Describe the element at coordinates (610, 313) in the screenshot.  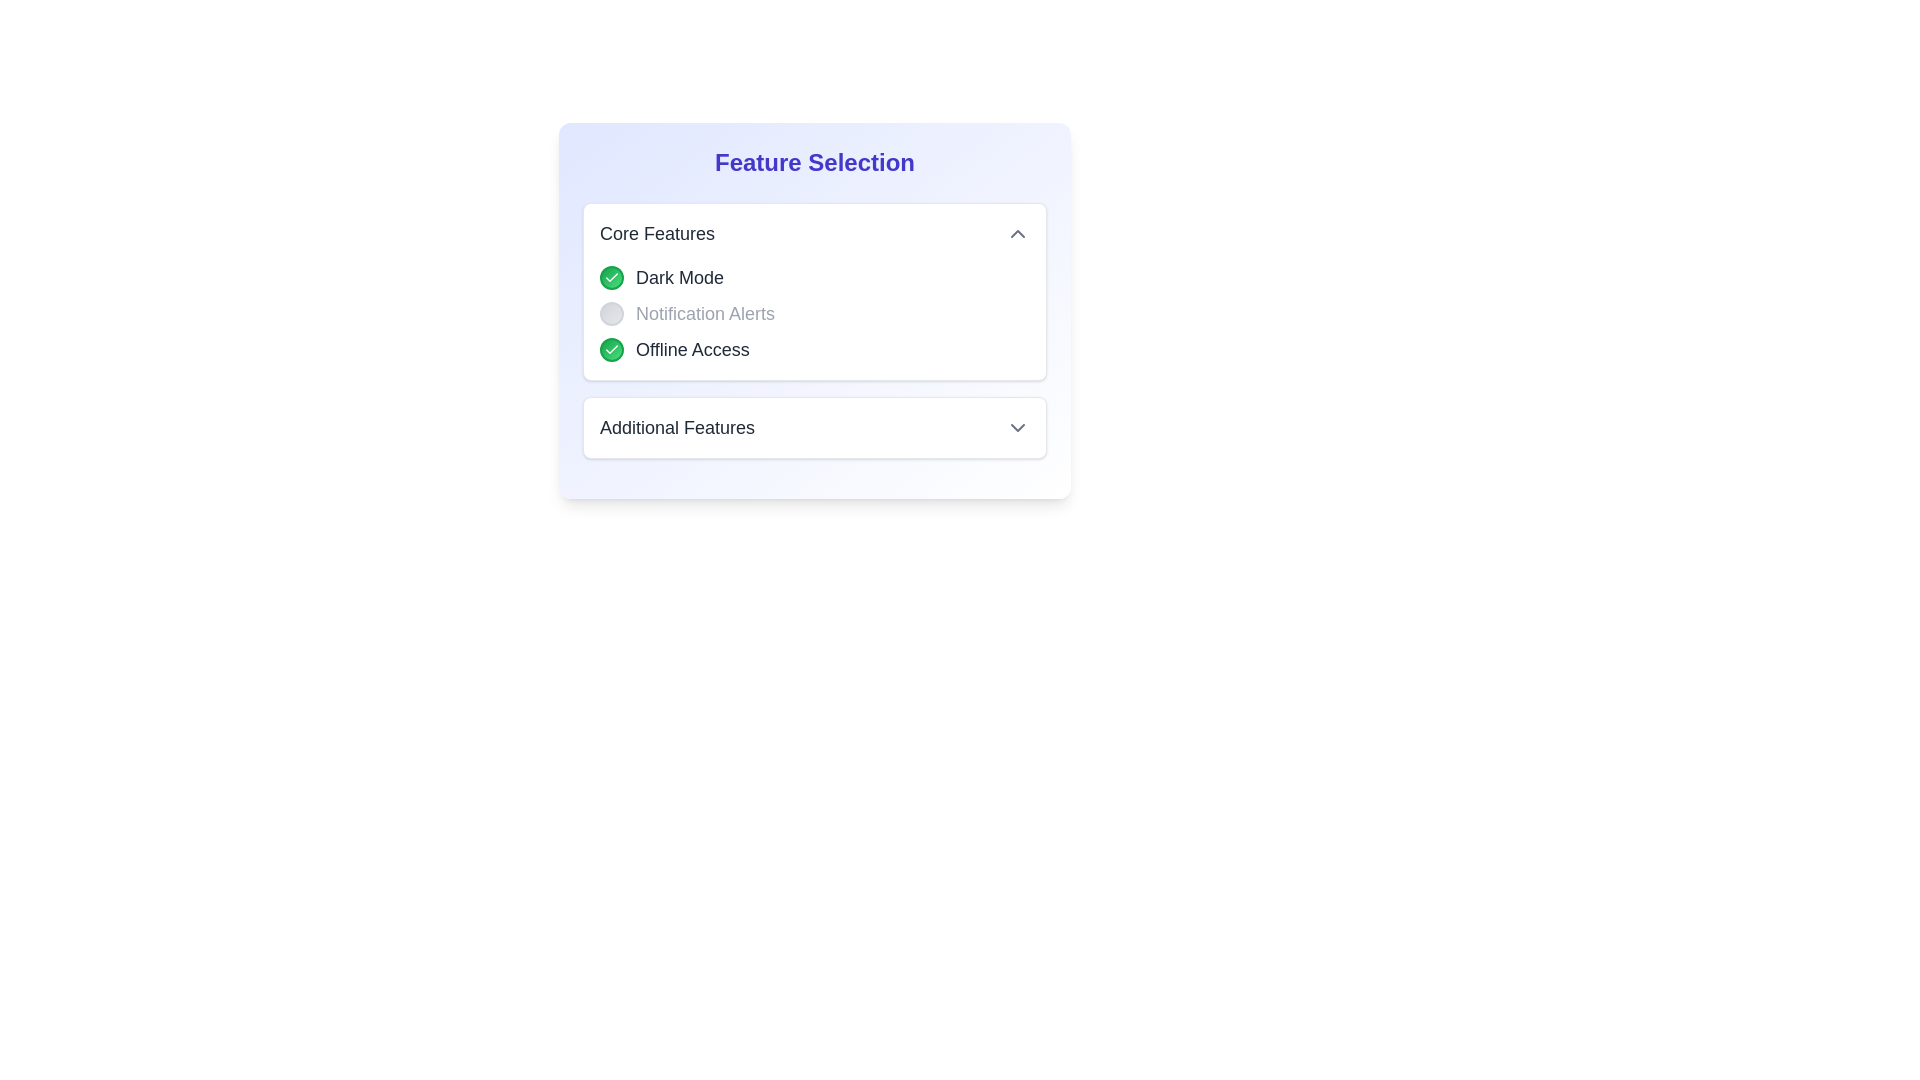
I see `the Circular indicator or toggle for 'Notification Alerts'` at that location.